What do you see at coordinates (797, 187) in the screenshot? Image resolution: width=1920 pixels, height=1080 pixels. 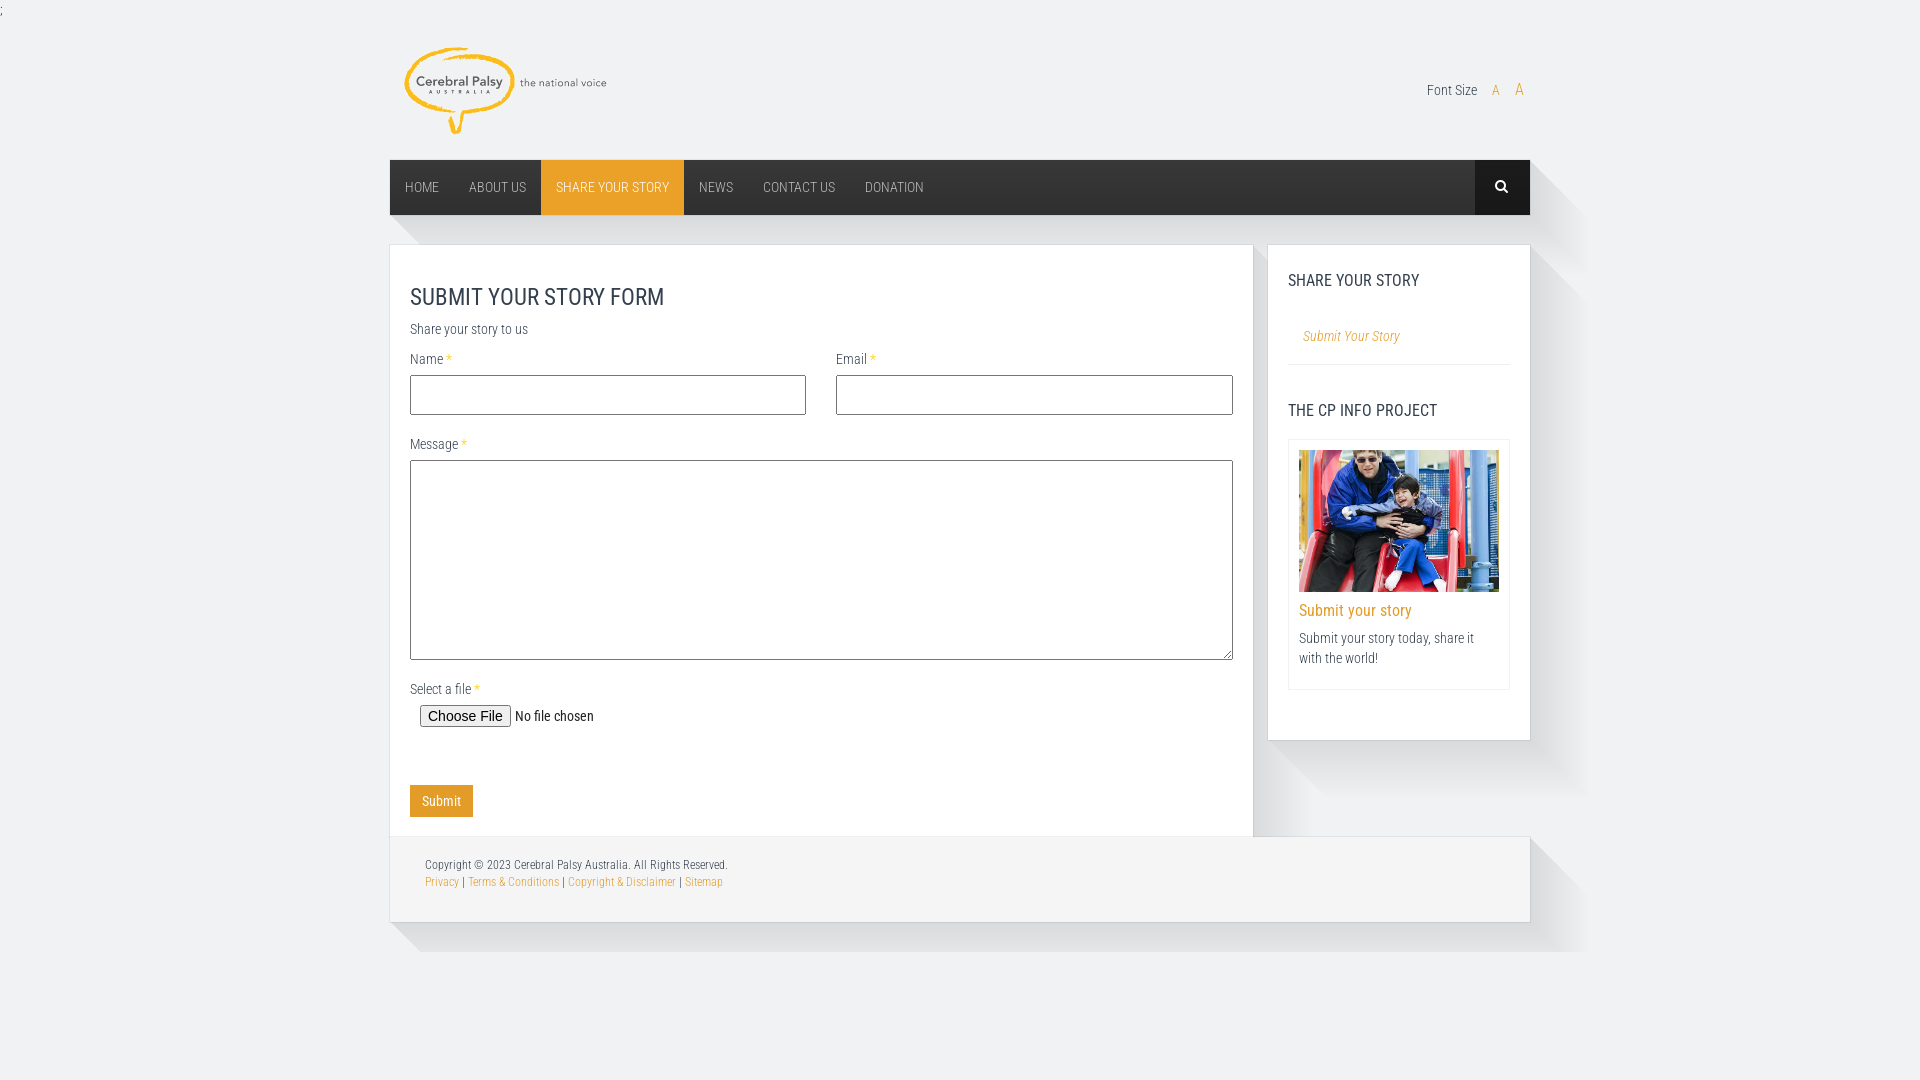 I see `'CONTACT US'` at bounding box center [797, 187].